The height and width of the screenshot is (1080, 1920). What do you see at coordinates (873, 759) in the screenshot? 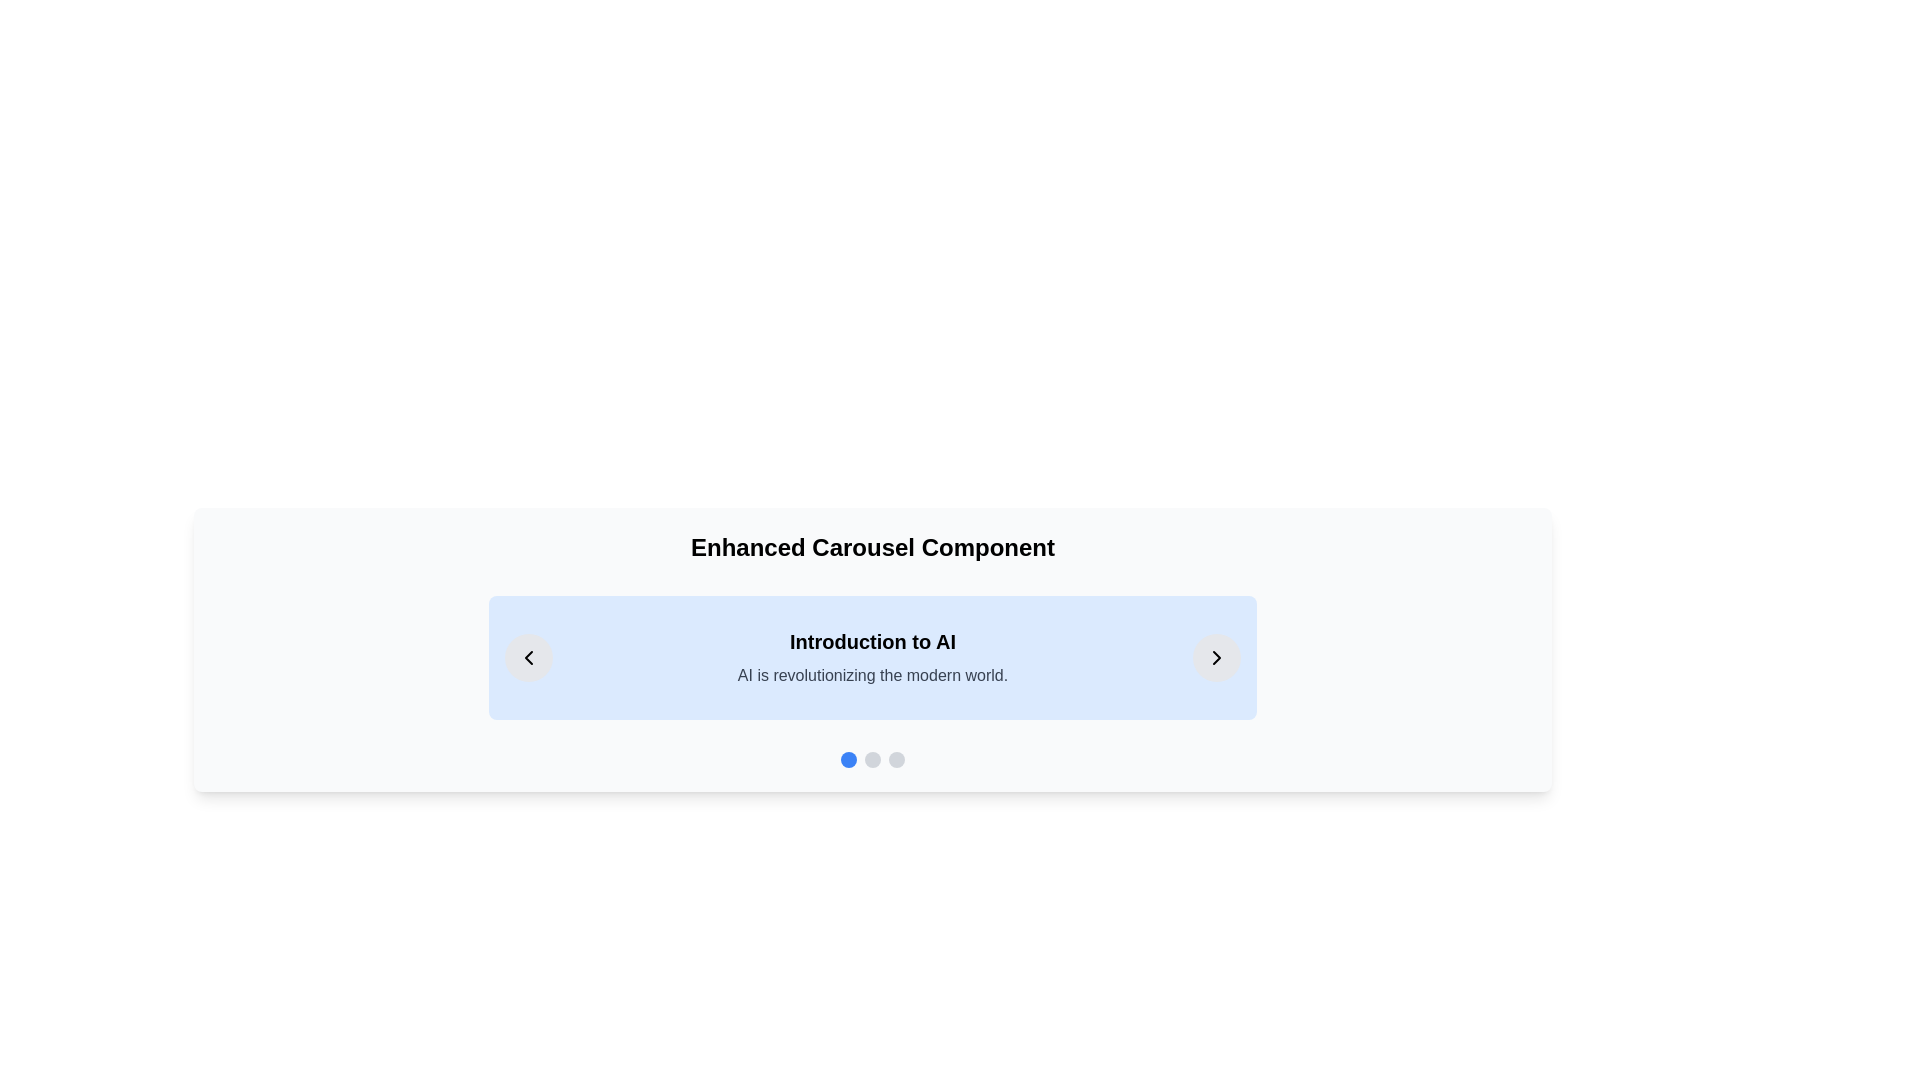
I see `the second circular Indicator Dot with a light gray background, positioned below the carousel's content display area` at bounding box center [873, 759].